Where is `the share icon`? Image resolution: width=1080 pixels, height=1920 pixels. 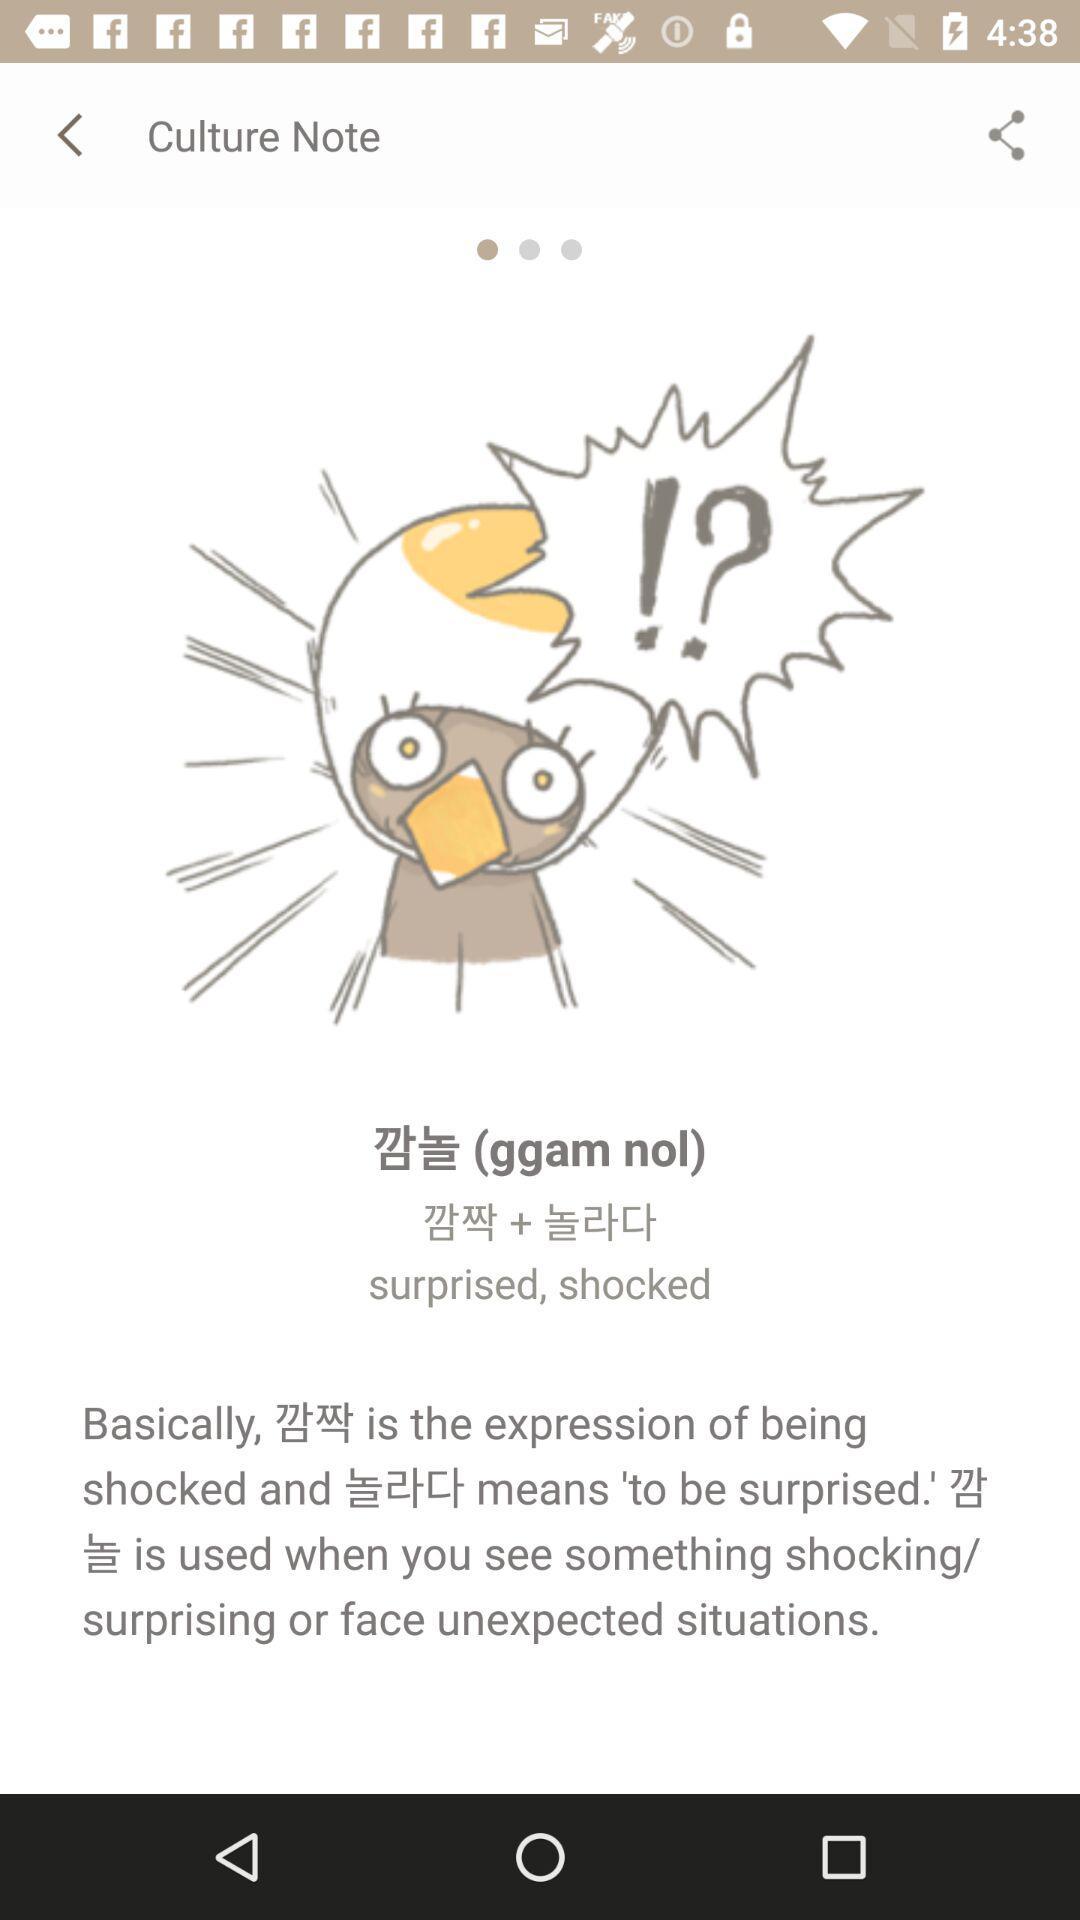
the share icon is located at coordinates (1006, 133).